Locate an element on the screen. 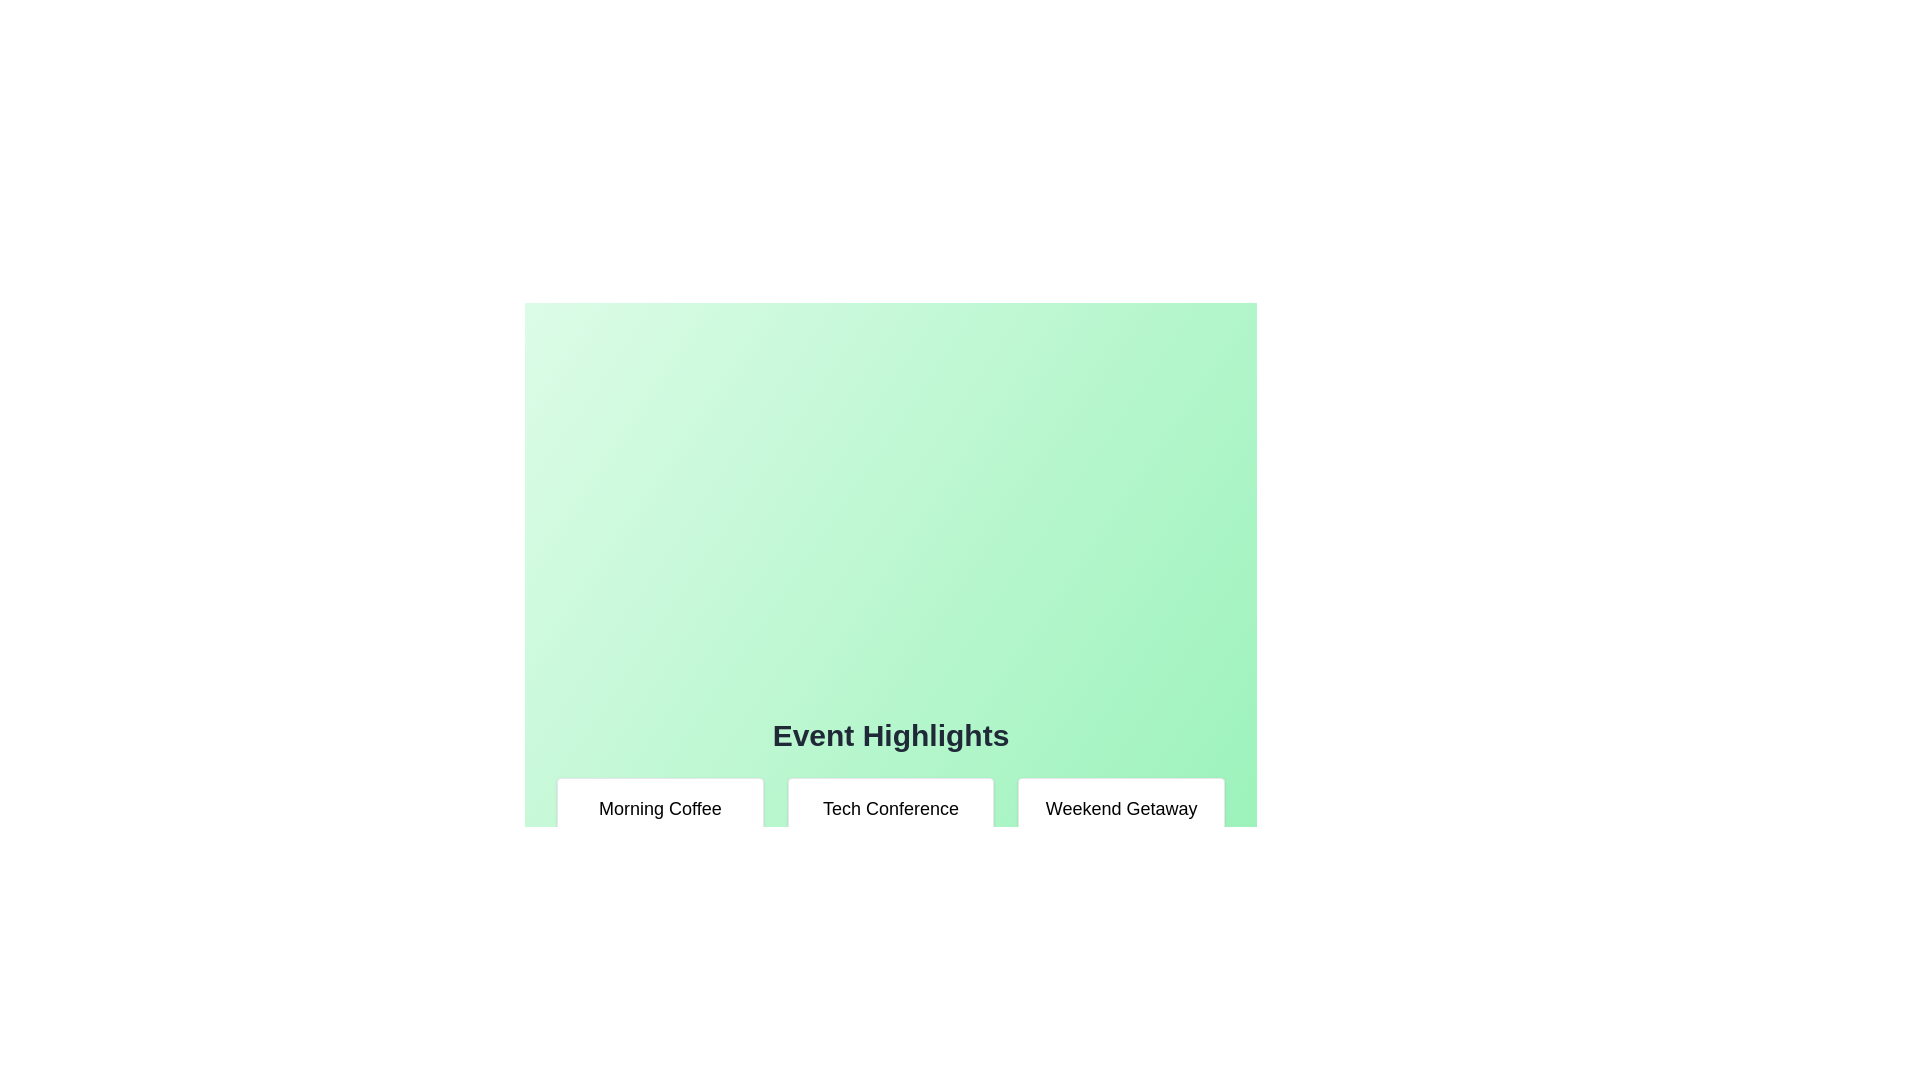 Image resolution: width=1920 pixels, height=1080 pixels. the 'Tech Conference' title label located at the top-center of the white card, which serves as a thematic identifier for the information contained within the card is located at coordinates (890, 808).